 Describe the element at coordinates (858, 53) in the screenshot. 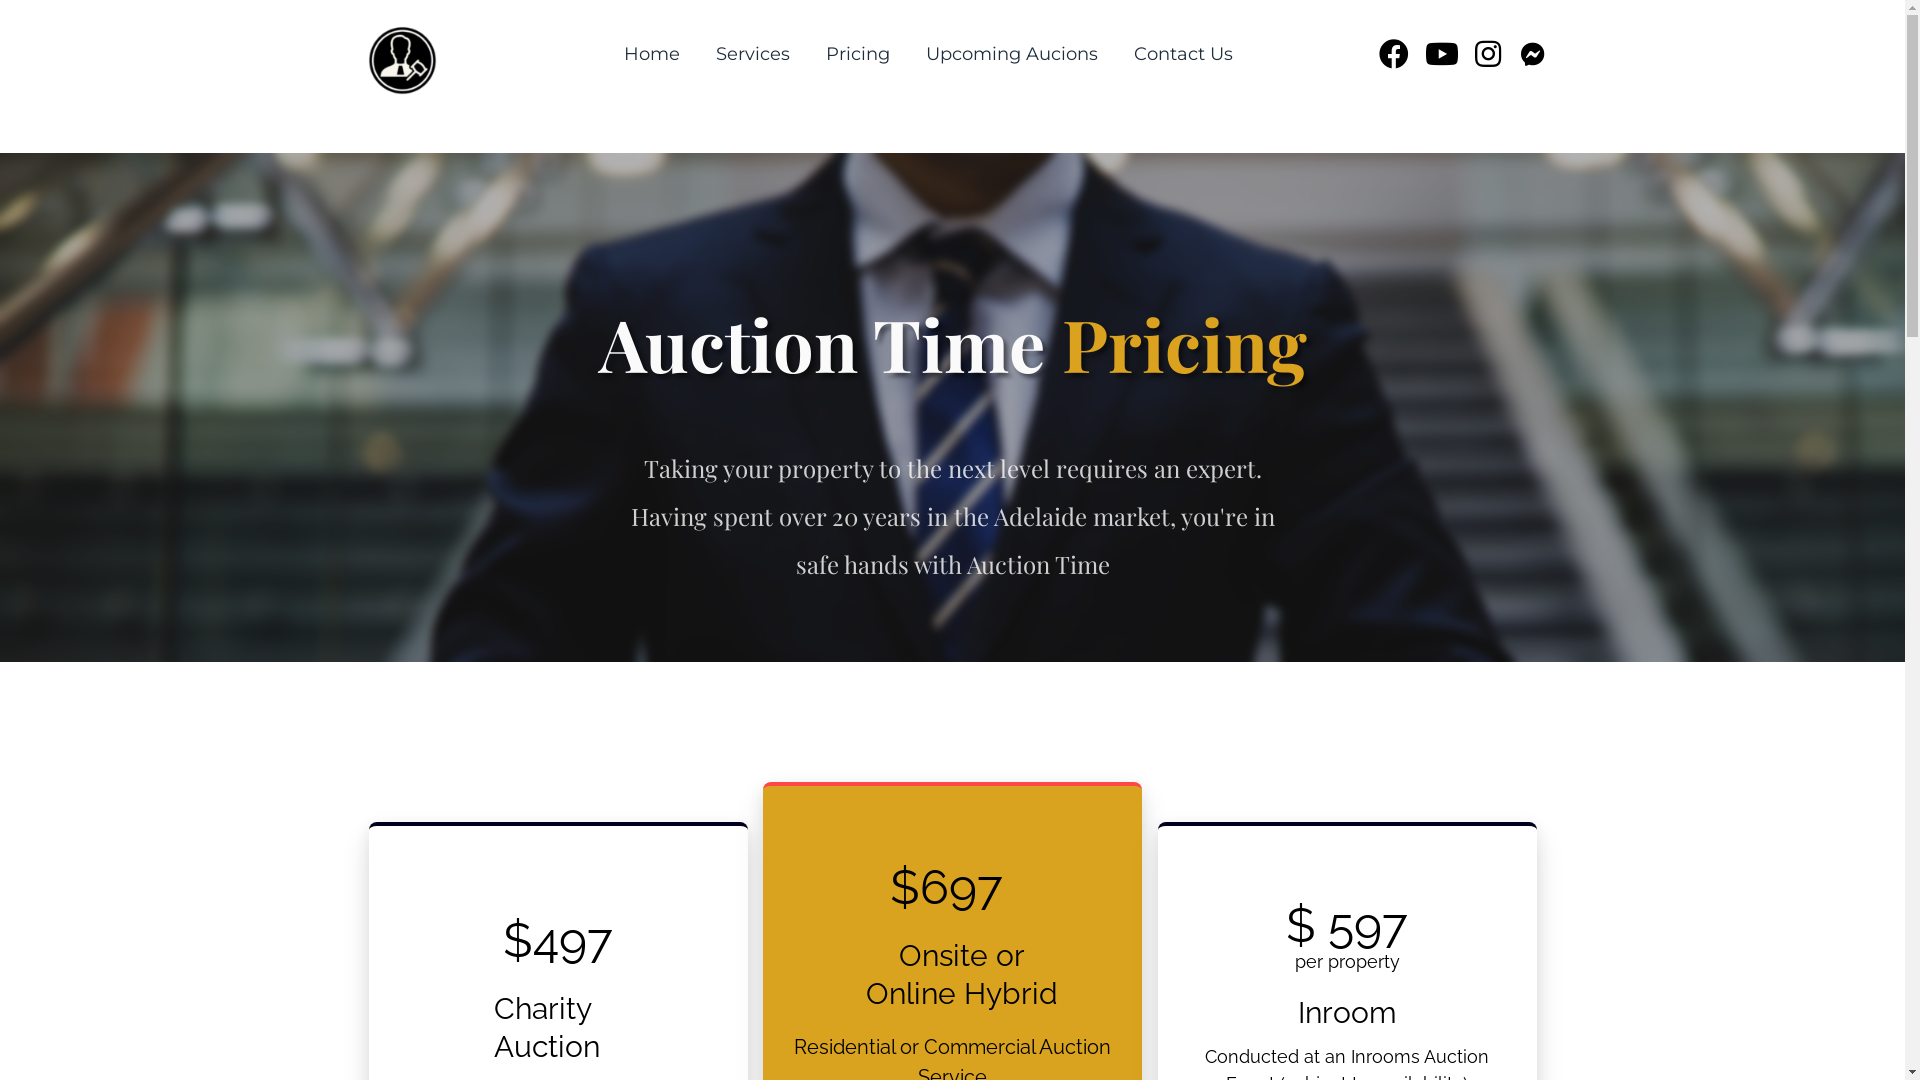

I see `'Pricing'` at that location.